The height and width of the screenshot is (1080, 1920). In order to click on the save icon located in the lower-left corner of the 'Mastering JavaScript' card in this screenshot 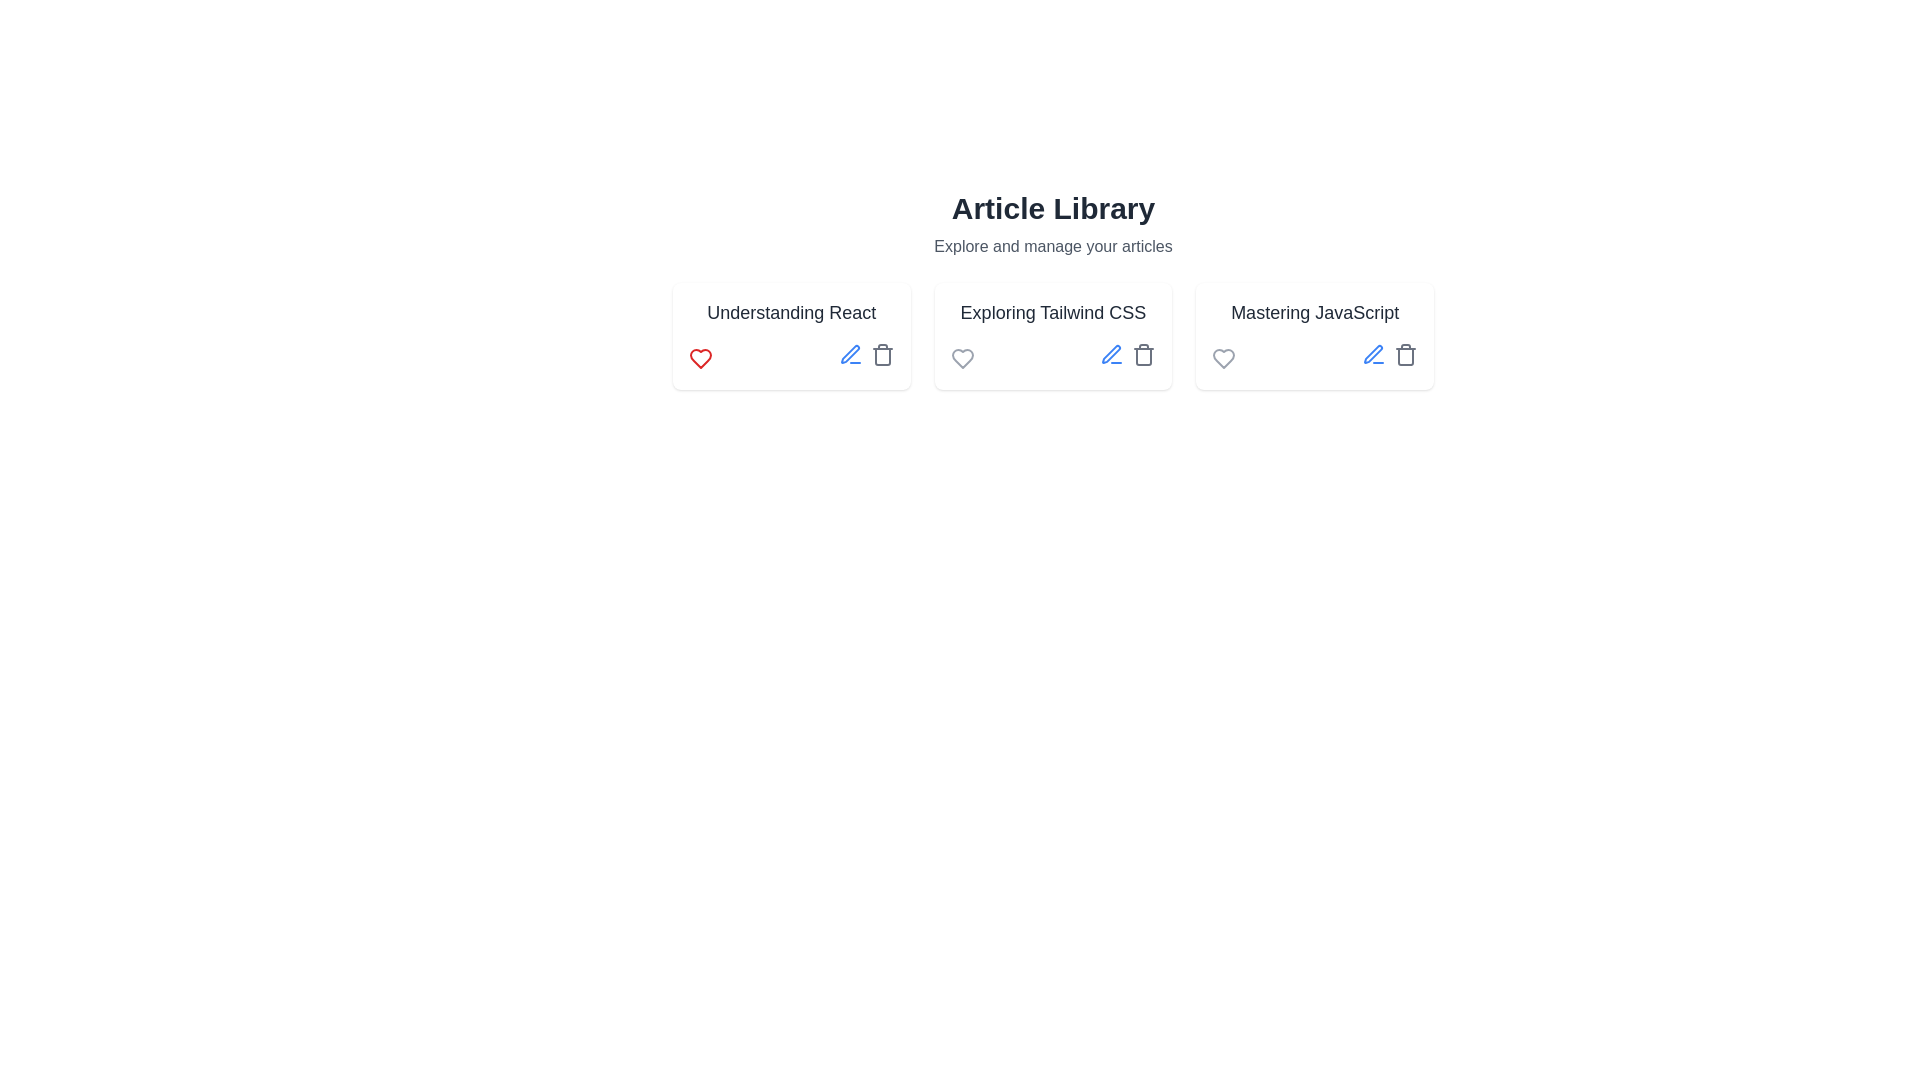, I will do `click(1223, 357)`.